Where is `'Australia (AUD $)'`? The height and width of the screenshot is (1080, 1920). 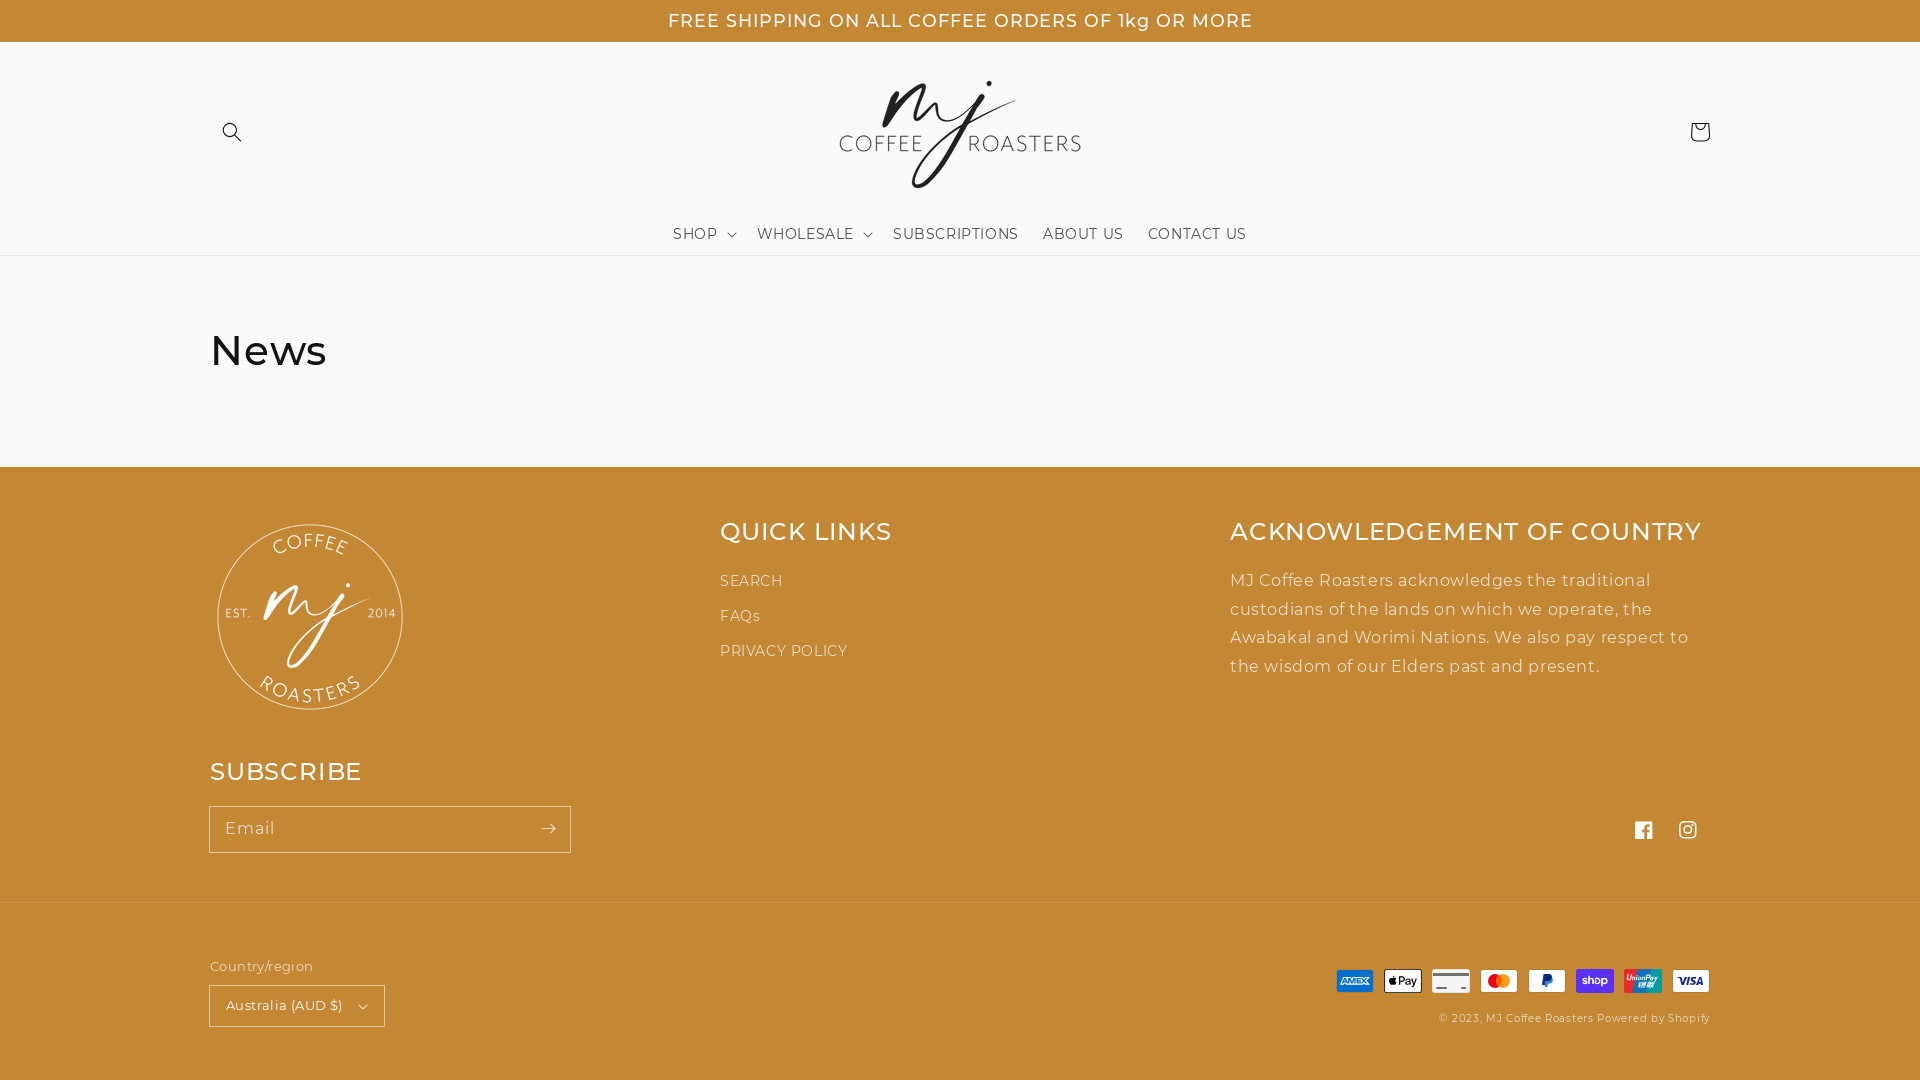 'Australia (AUD $)' is located at coordinates (296, 1006).